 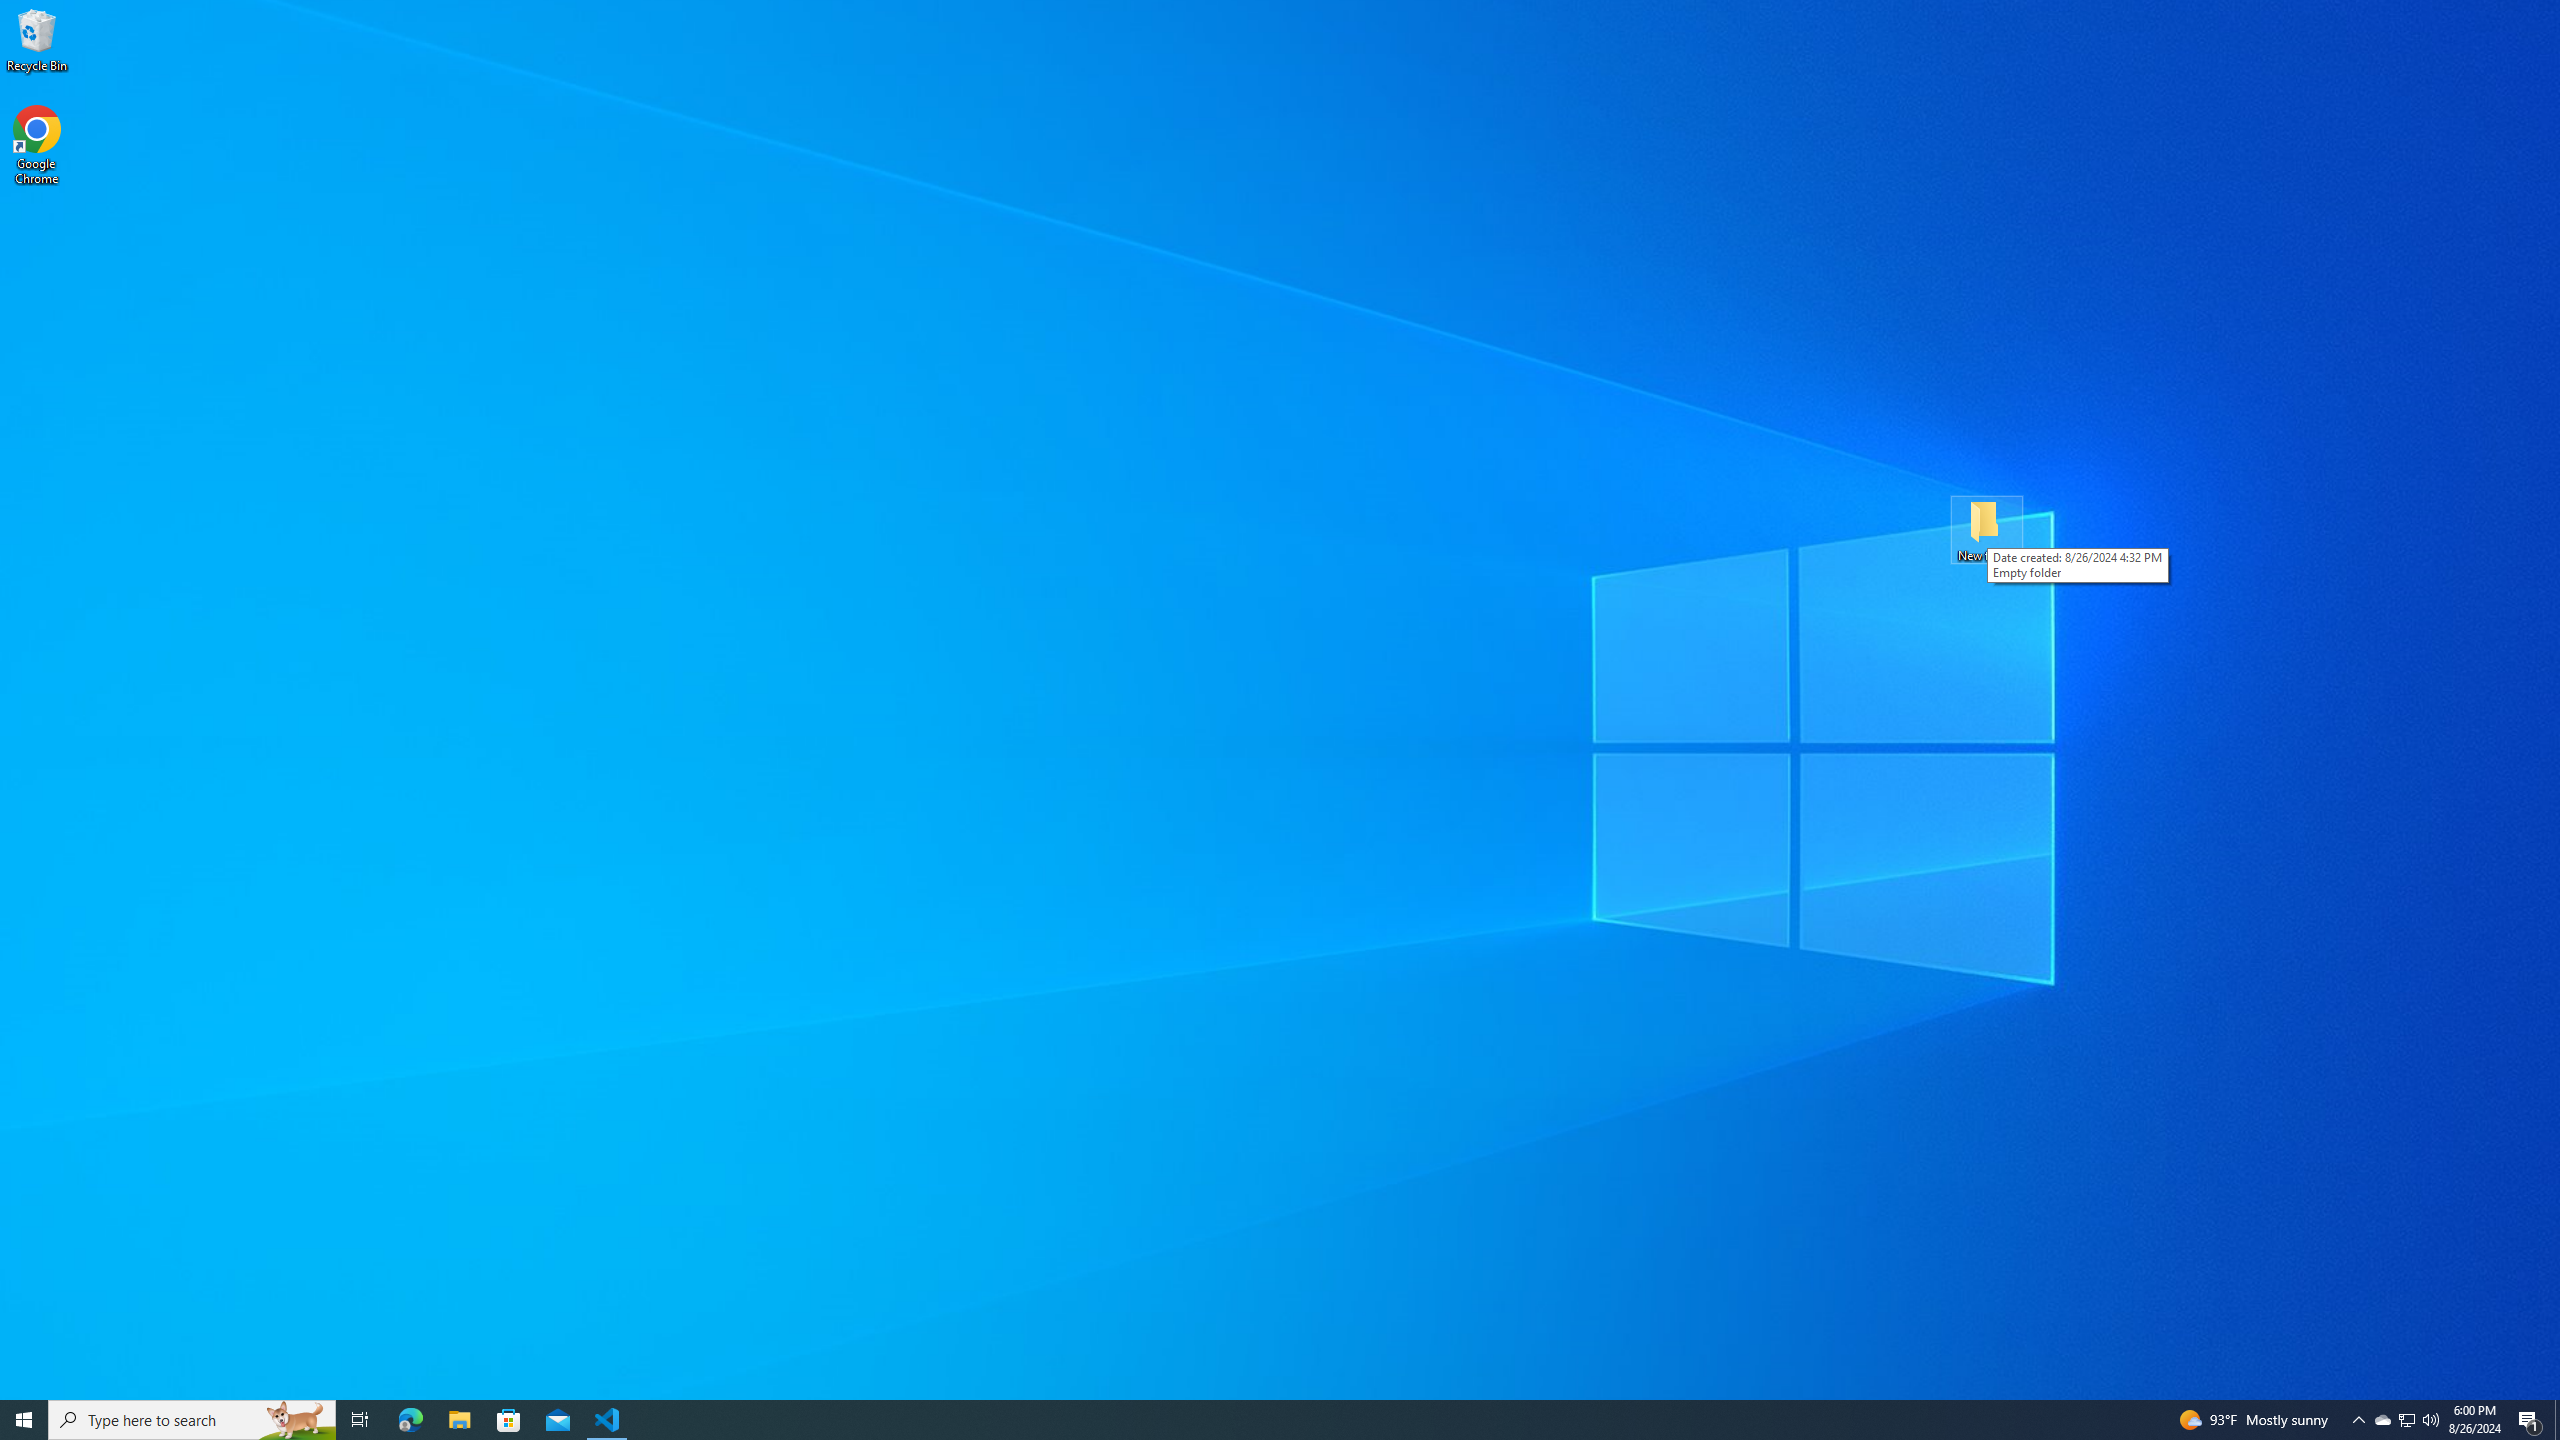 I want to click on 'Recycle Bin', so click(x=36, y=38).